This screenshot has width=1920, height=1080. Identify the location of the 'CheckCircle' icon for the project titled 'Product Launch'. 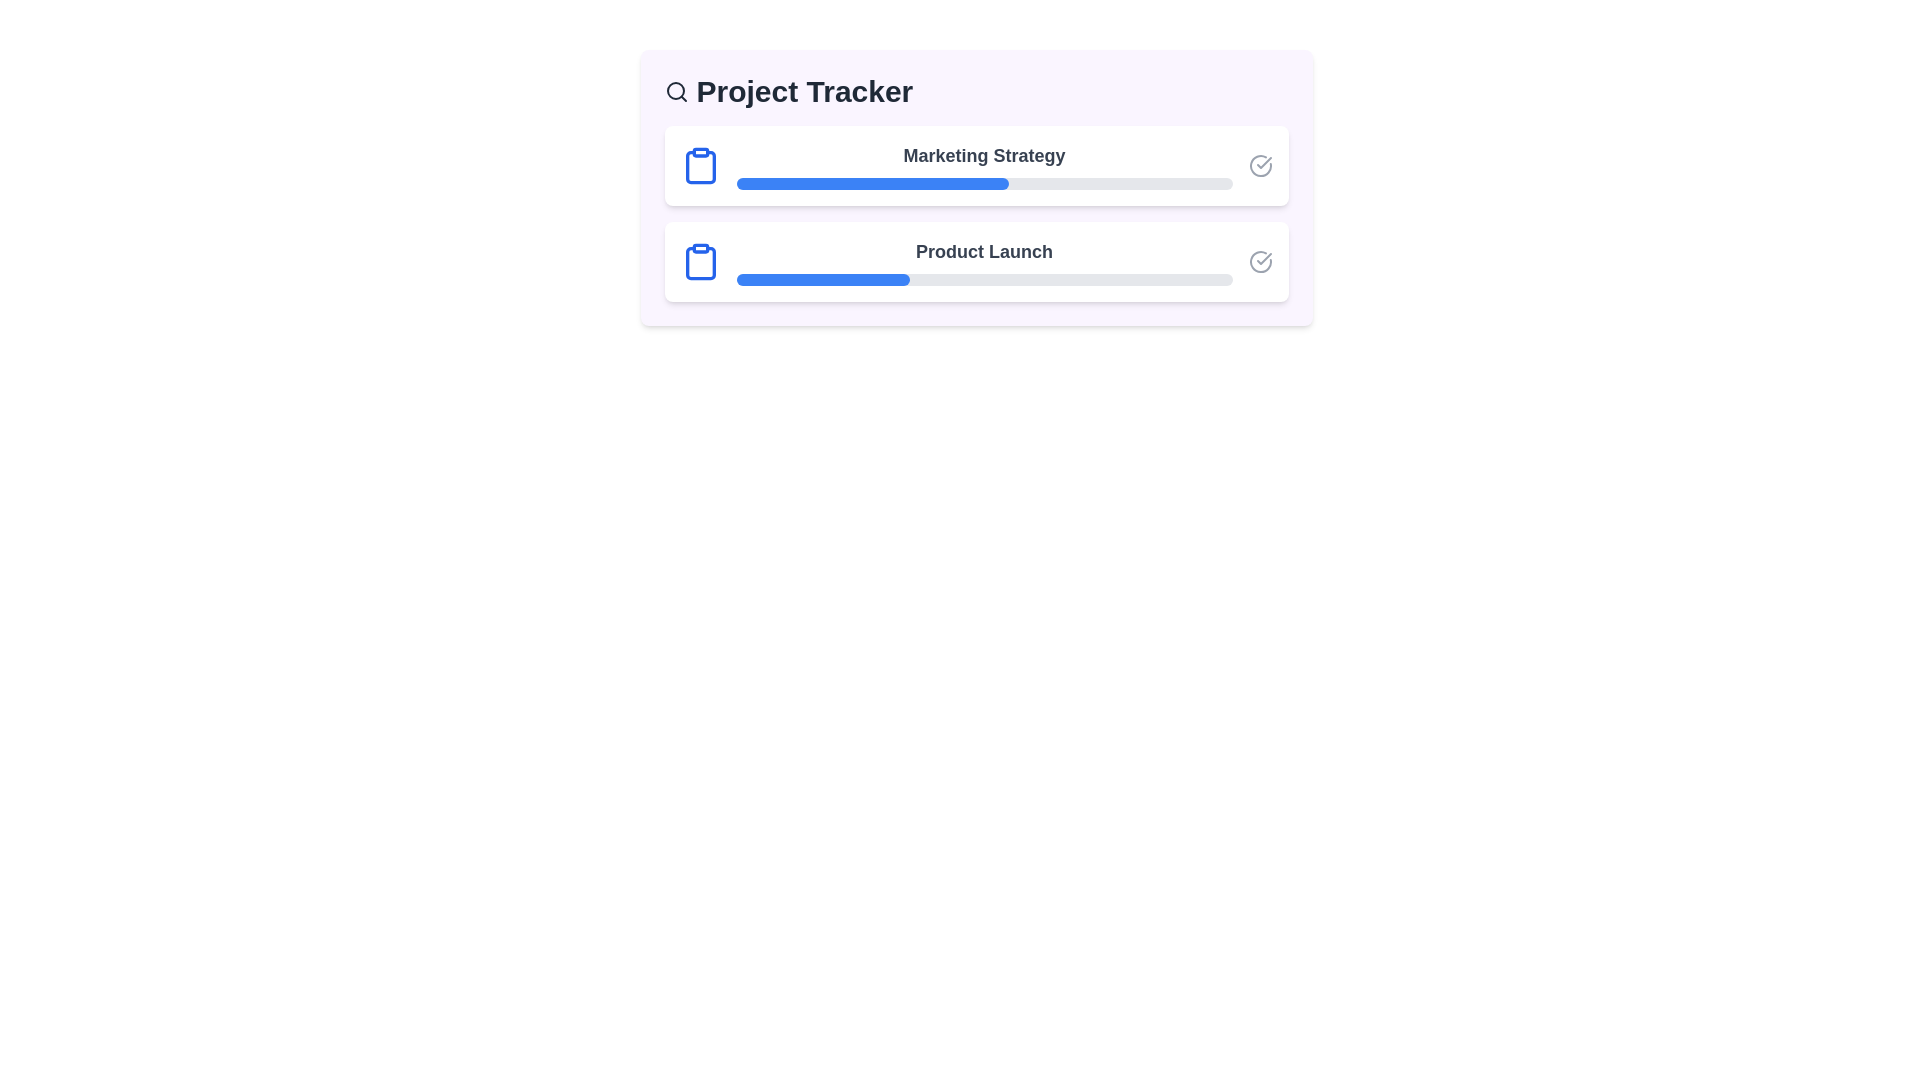
(1259, 261).